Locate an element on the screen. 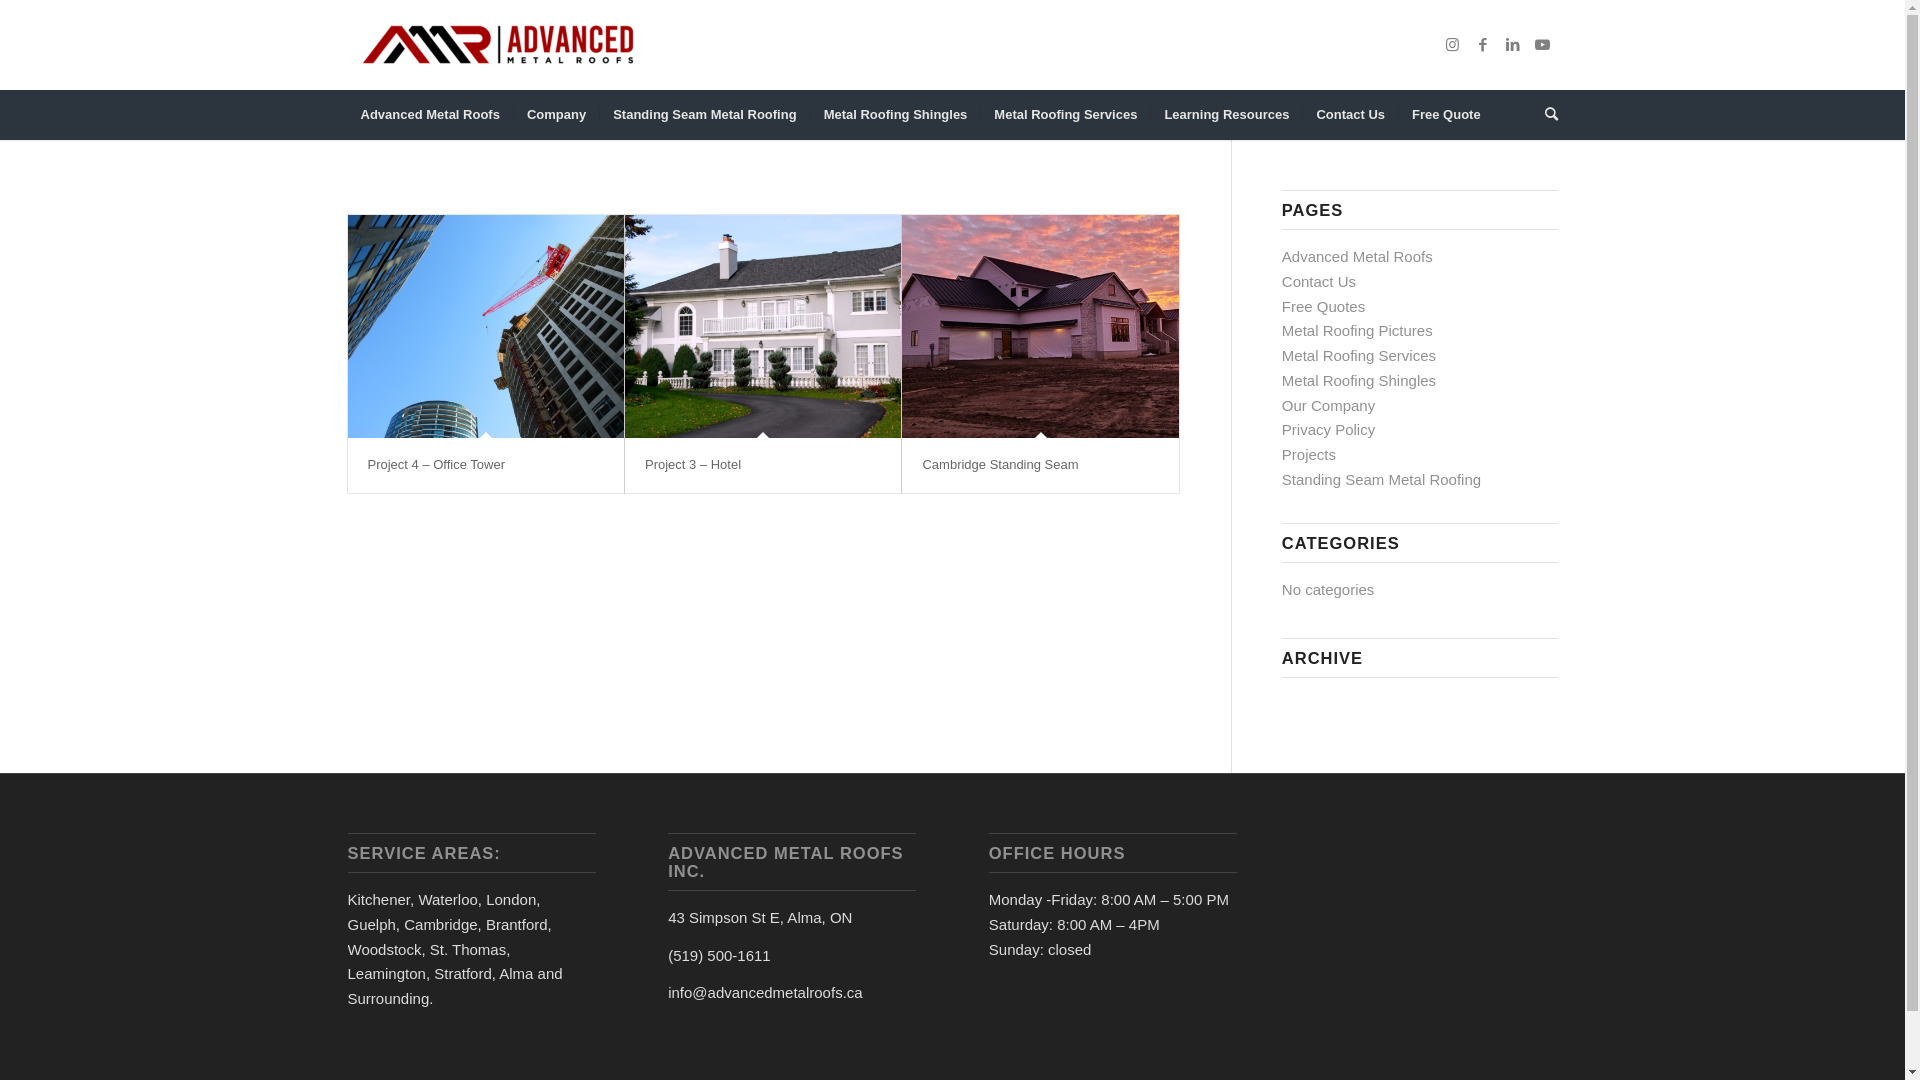 This screenshot has height=1080, width=1920. 'Youtube' is located at coordinates (1526, 45).